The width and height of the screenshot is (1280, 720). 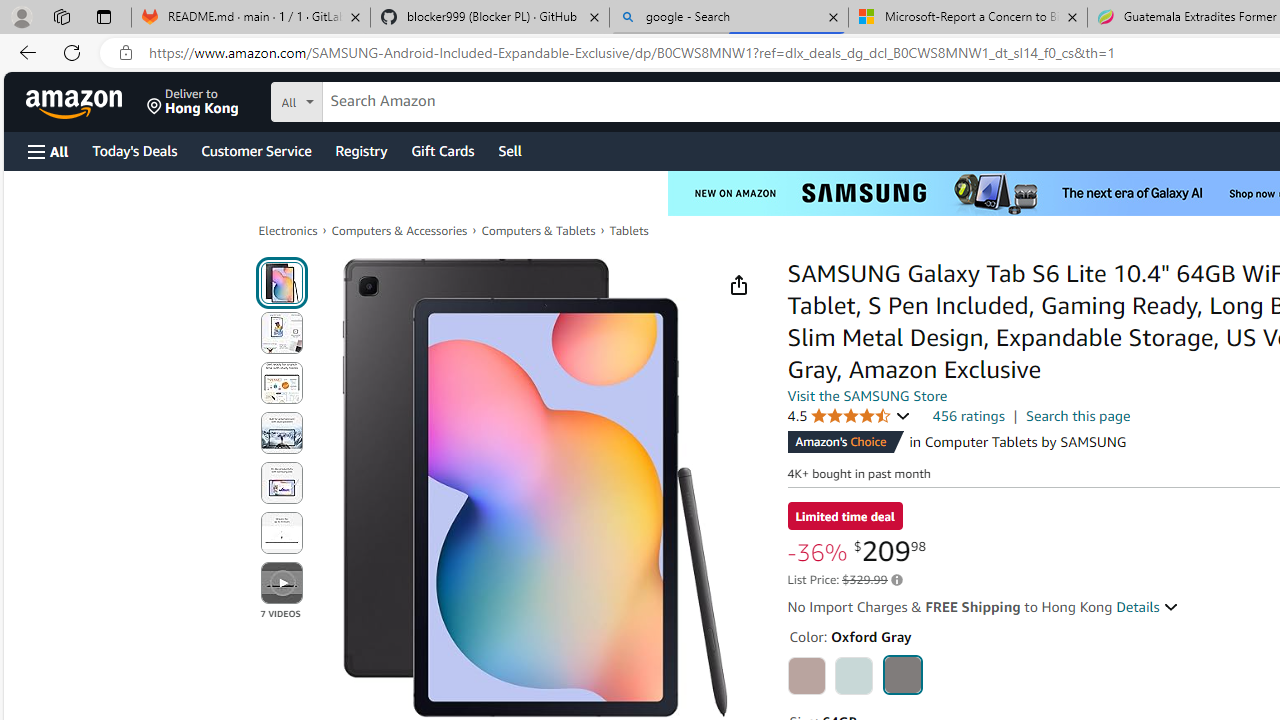 What do you see at coordinates (441, 149) in the screenshot?
I see `'Gift Cards'` at bounding box center [441, 149].